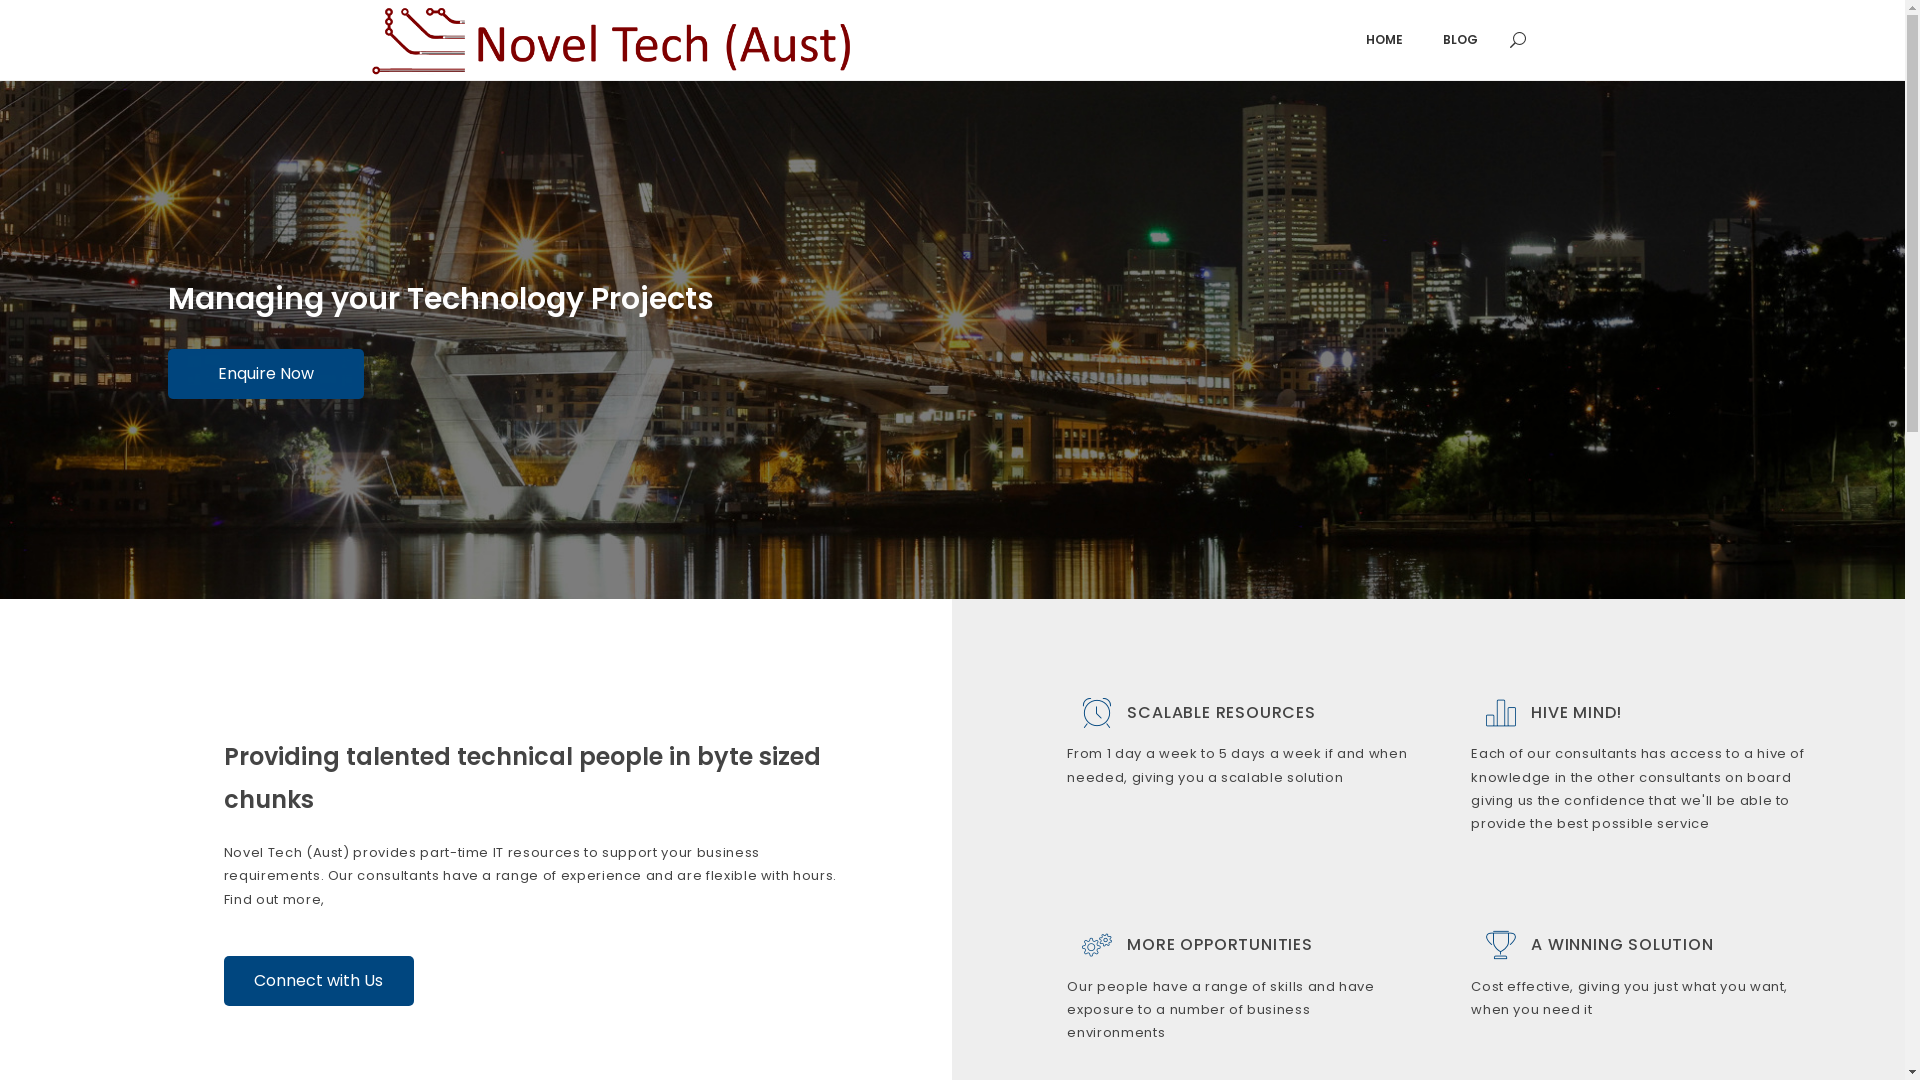 The height and width of the screenshot is (1080, 1920). What do you see at coordinates (1459, 39) in the screenshot?
I see `'BLOG'` at bounding box center [1459, 39].